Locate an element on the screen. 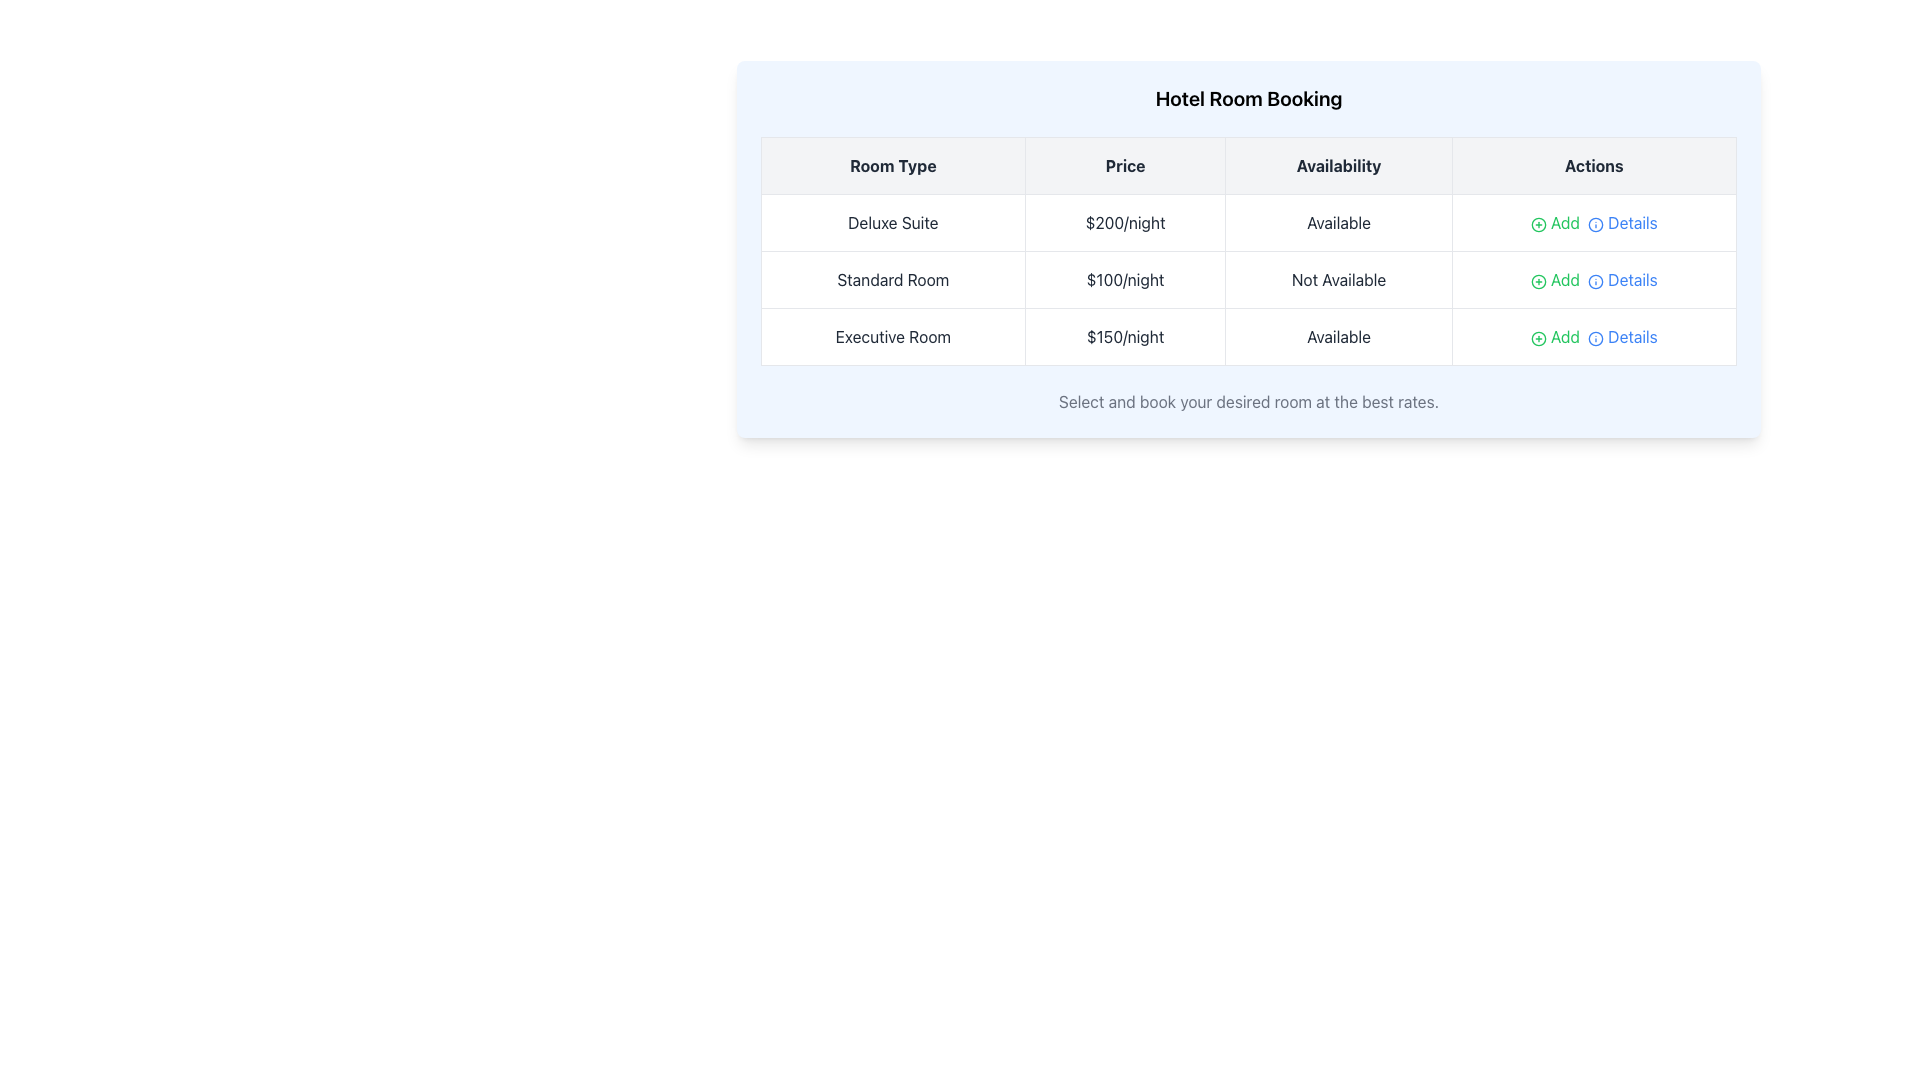  the green circular '+' button in the 'Actions' column for the 'Executive Room' entry in the table is located at coordinates (1537, 337).